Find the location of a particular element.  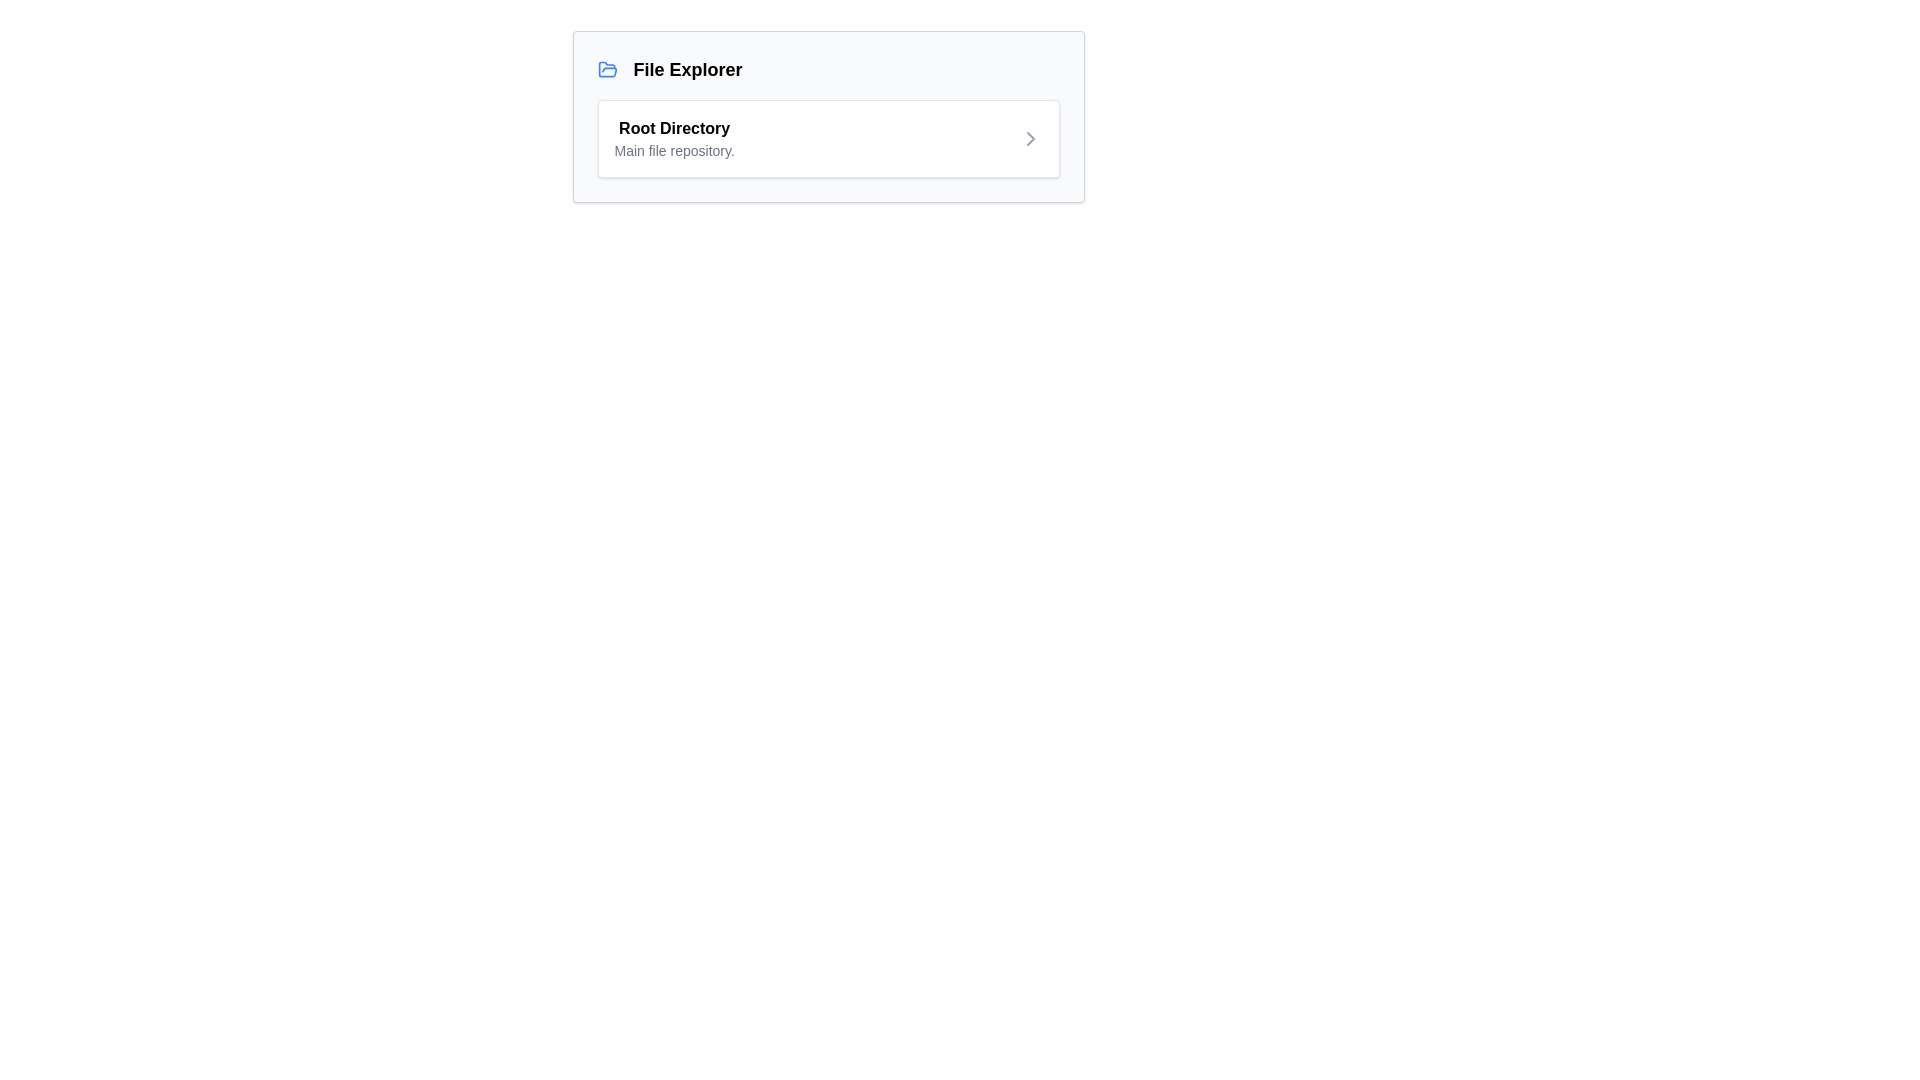

the static text description that provides information about the 'Root Directory' located in the 'File Explorer' panel, positioned below the bold text 'Root Directory' is located at coordinates (674, 149).